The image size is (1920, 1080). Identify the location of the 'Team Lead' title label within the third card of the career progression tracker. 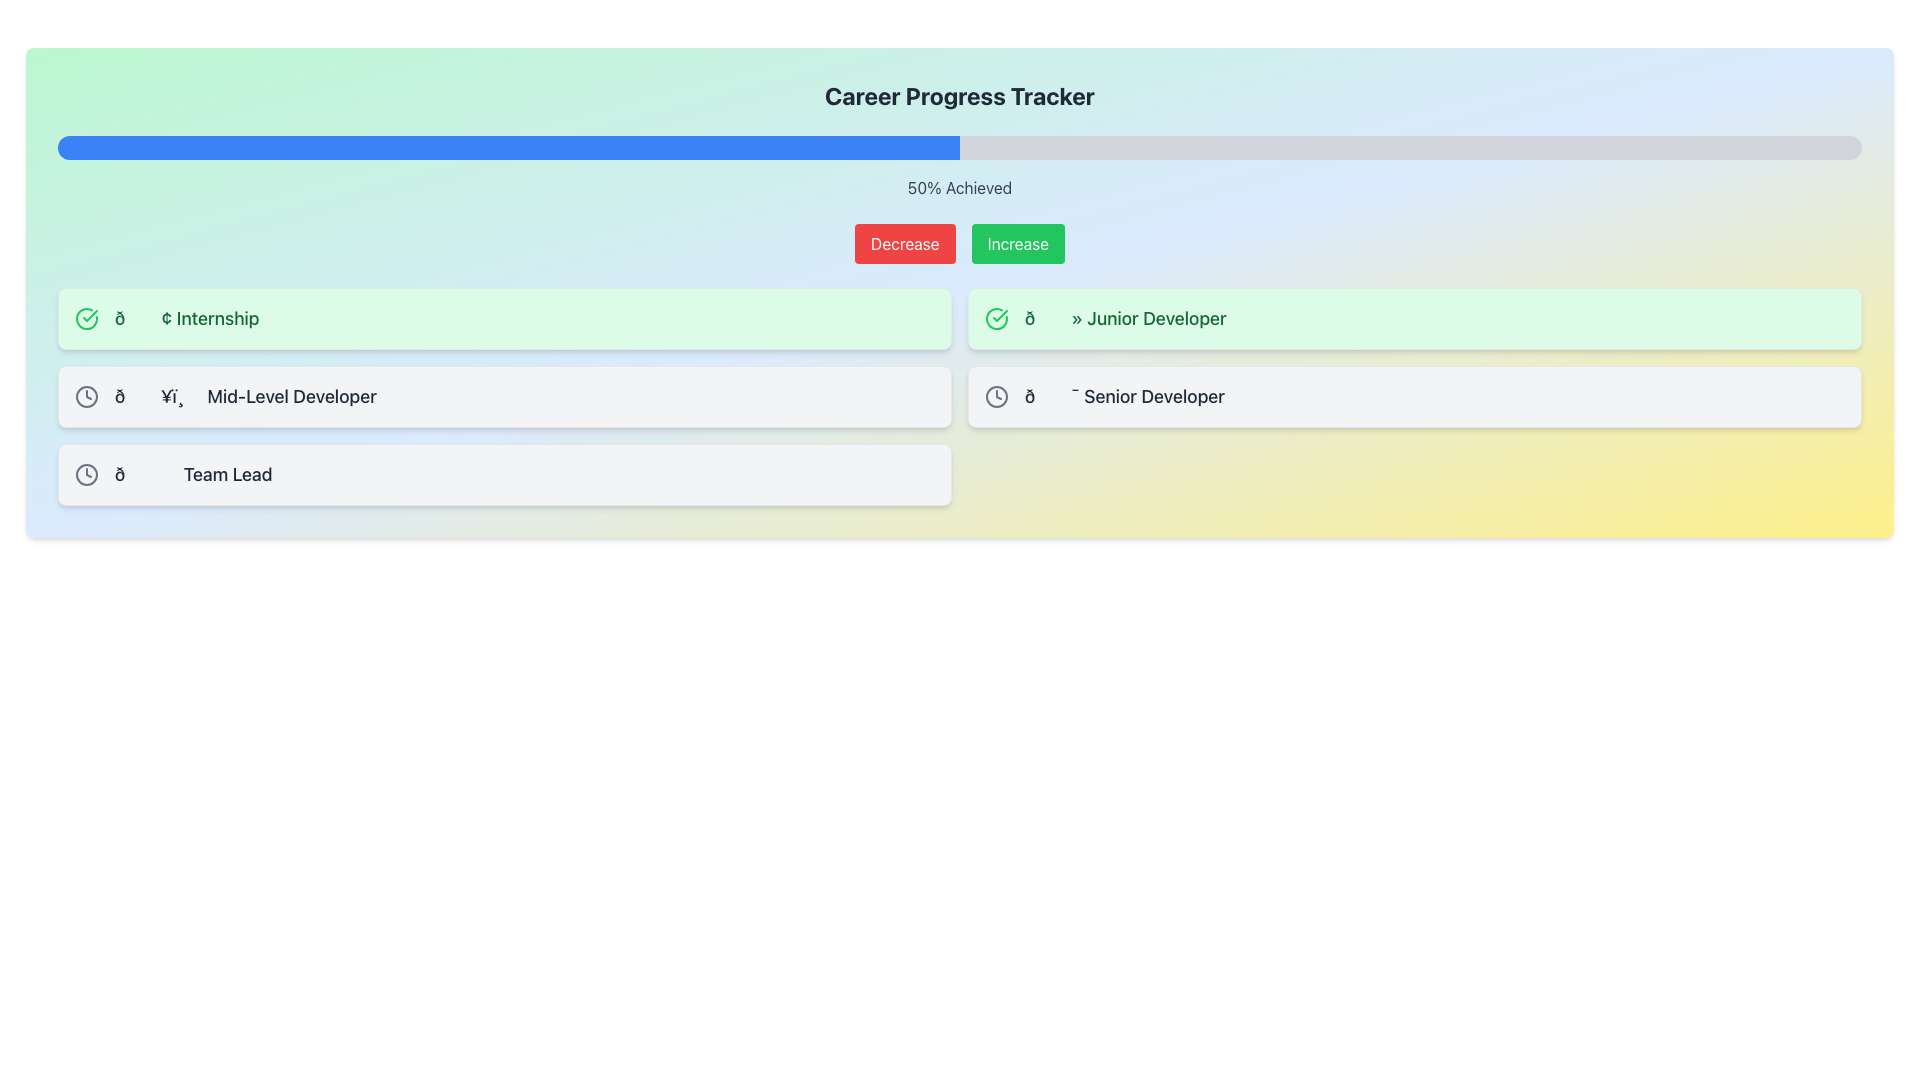
(193, 474).